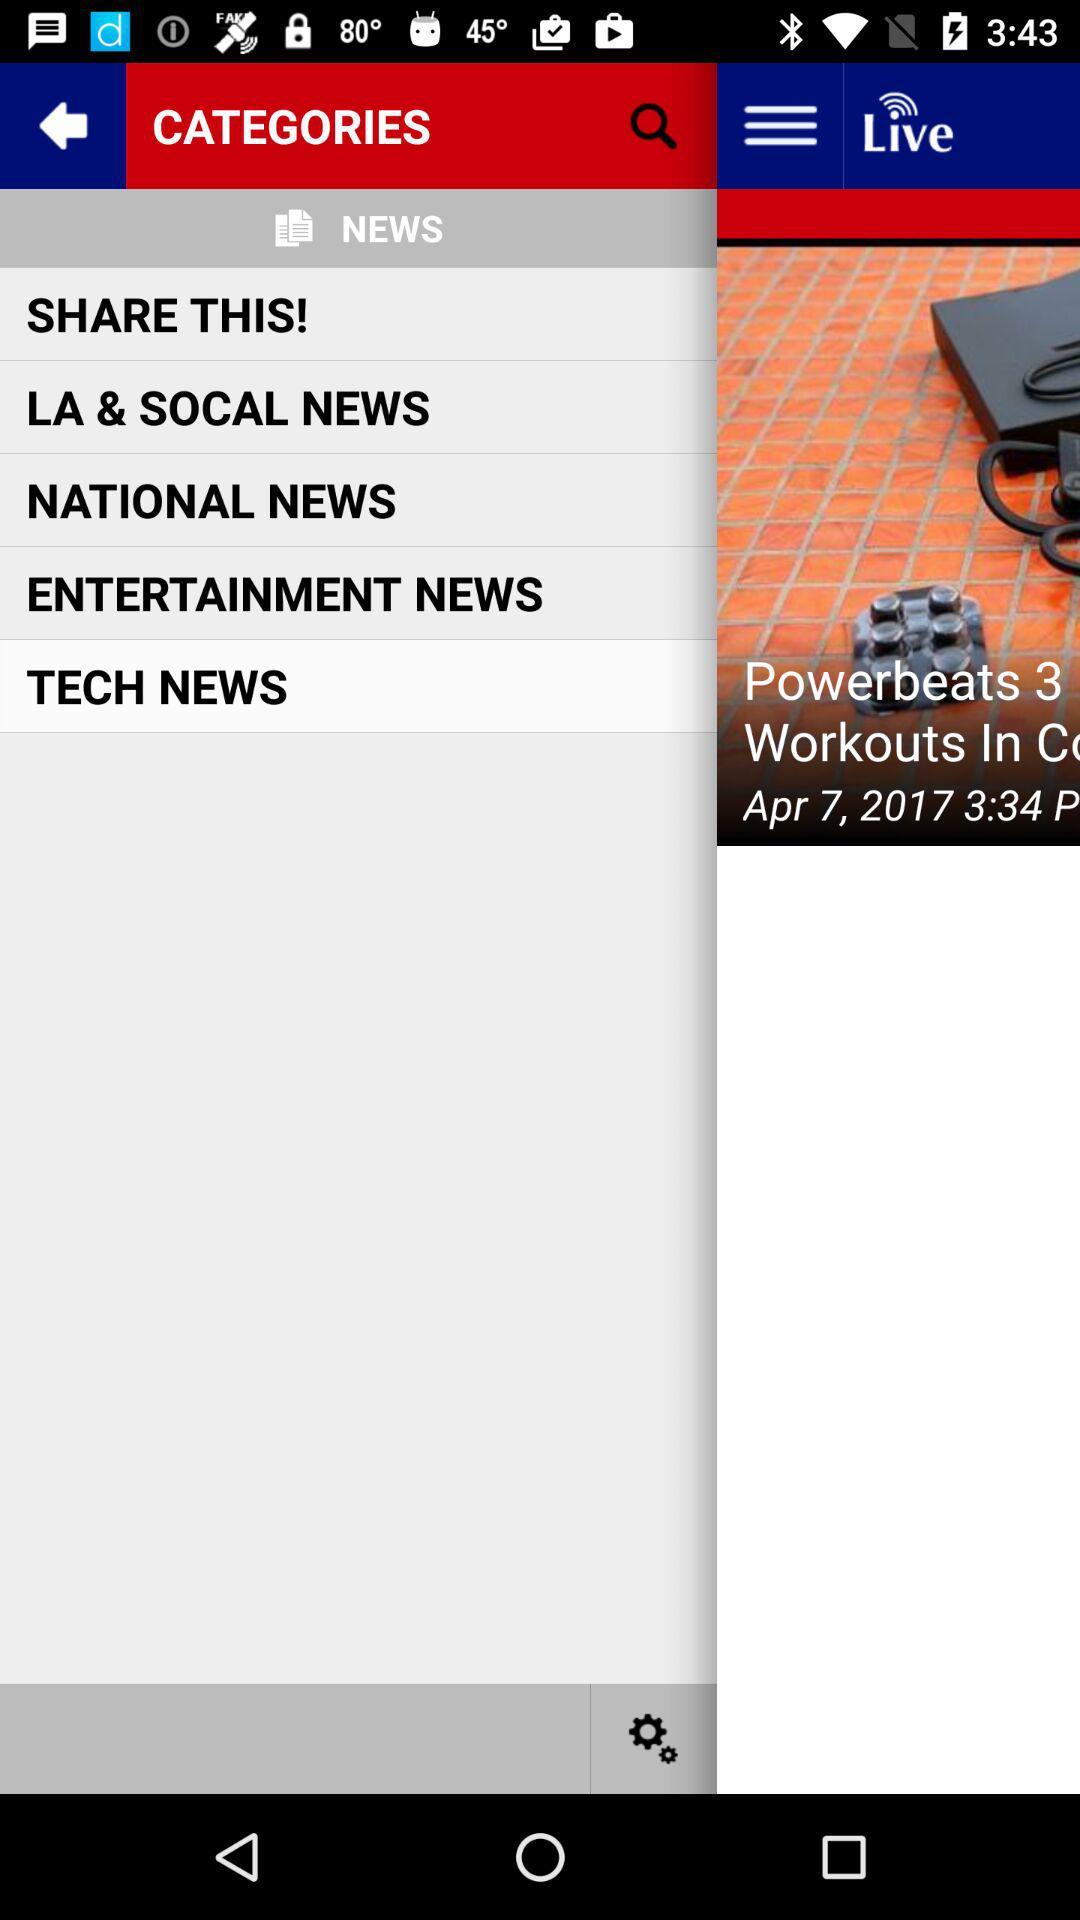 The width and height of the screenshot is (1080, 1920). What do you see at coordinates (211, 499) in the screenshot?
I see `the national news item` at bounding box center [211, 499].